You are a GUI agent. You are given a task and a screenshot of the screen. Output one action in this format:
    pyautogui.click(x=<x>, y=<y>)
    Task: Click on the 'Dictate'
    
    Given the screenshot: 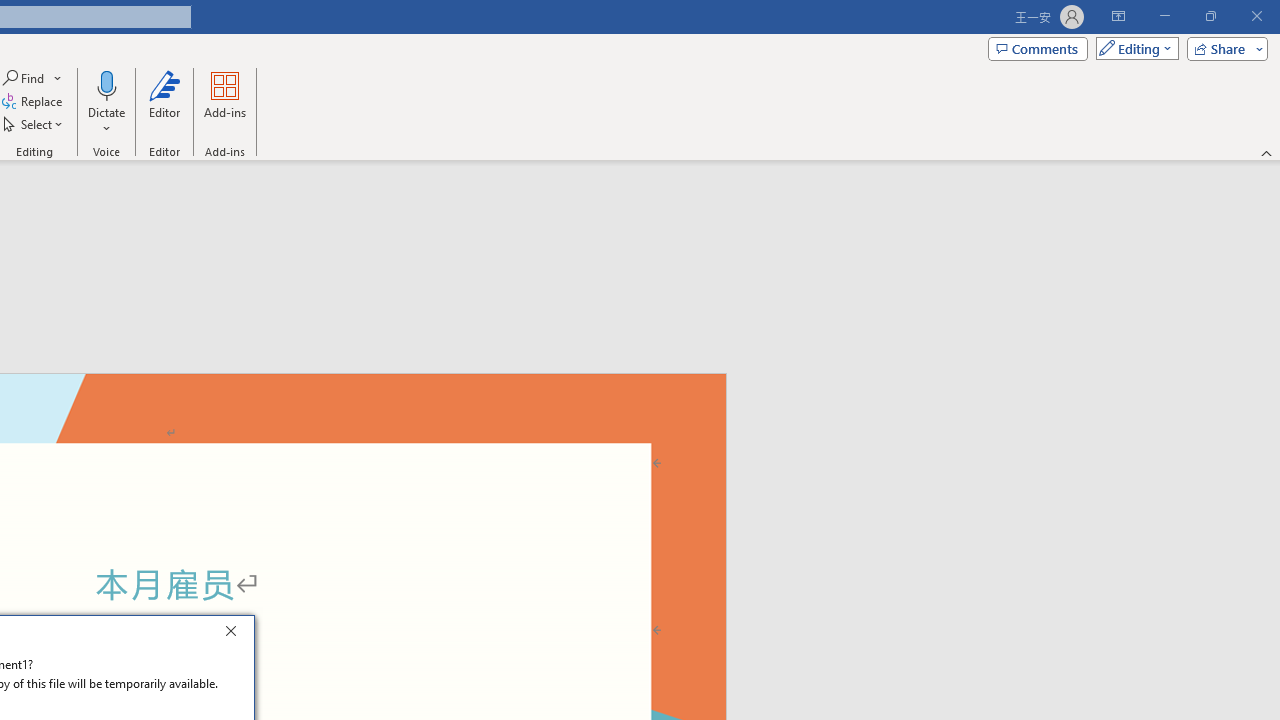 What is the action you would take?
    pyautogui.click(x=105, y=84)
    